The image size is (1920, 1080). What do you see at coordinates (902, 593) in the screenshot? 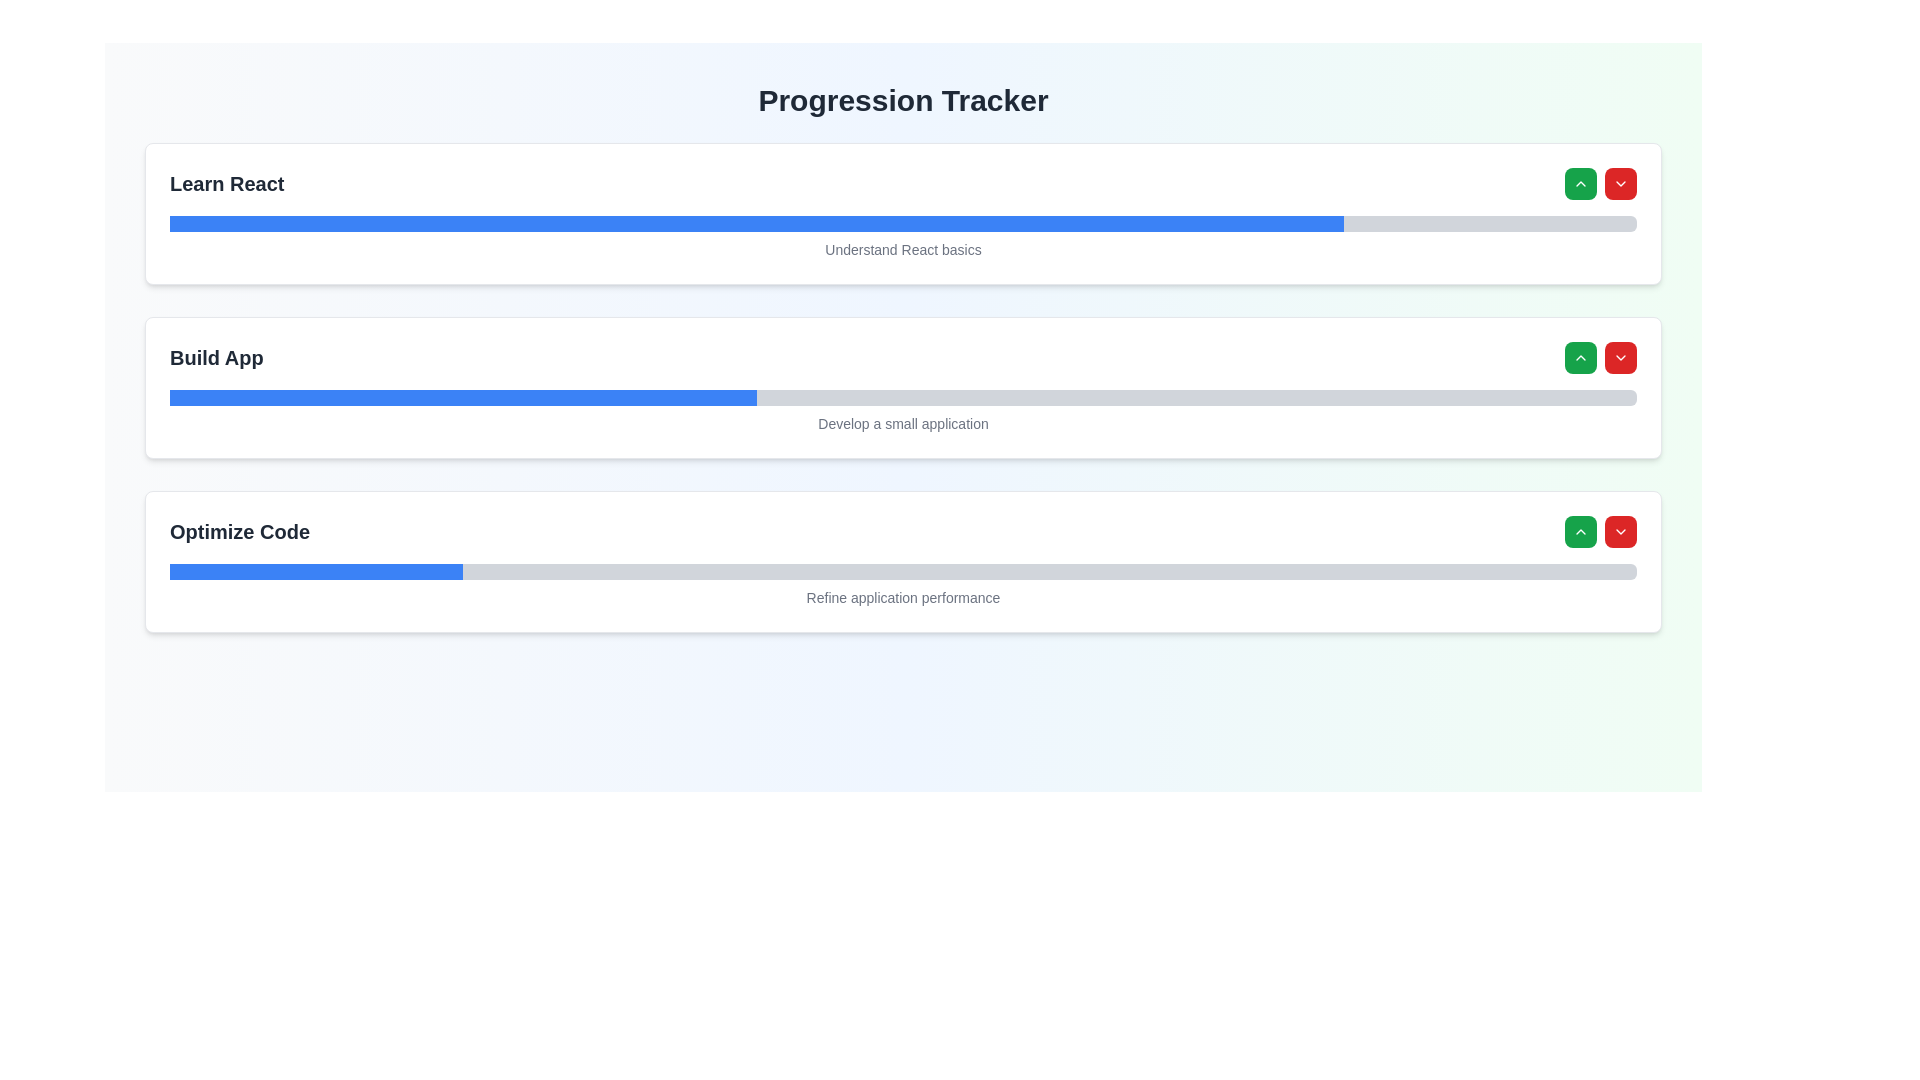
I see `the text label displaying 'Refine application performance' in gray color, located below the progress bar in the 'Optimize Code' section` at bounding box center [902, 593].